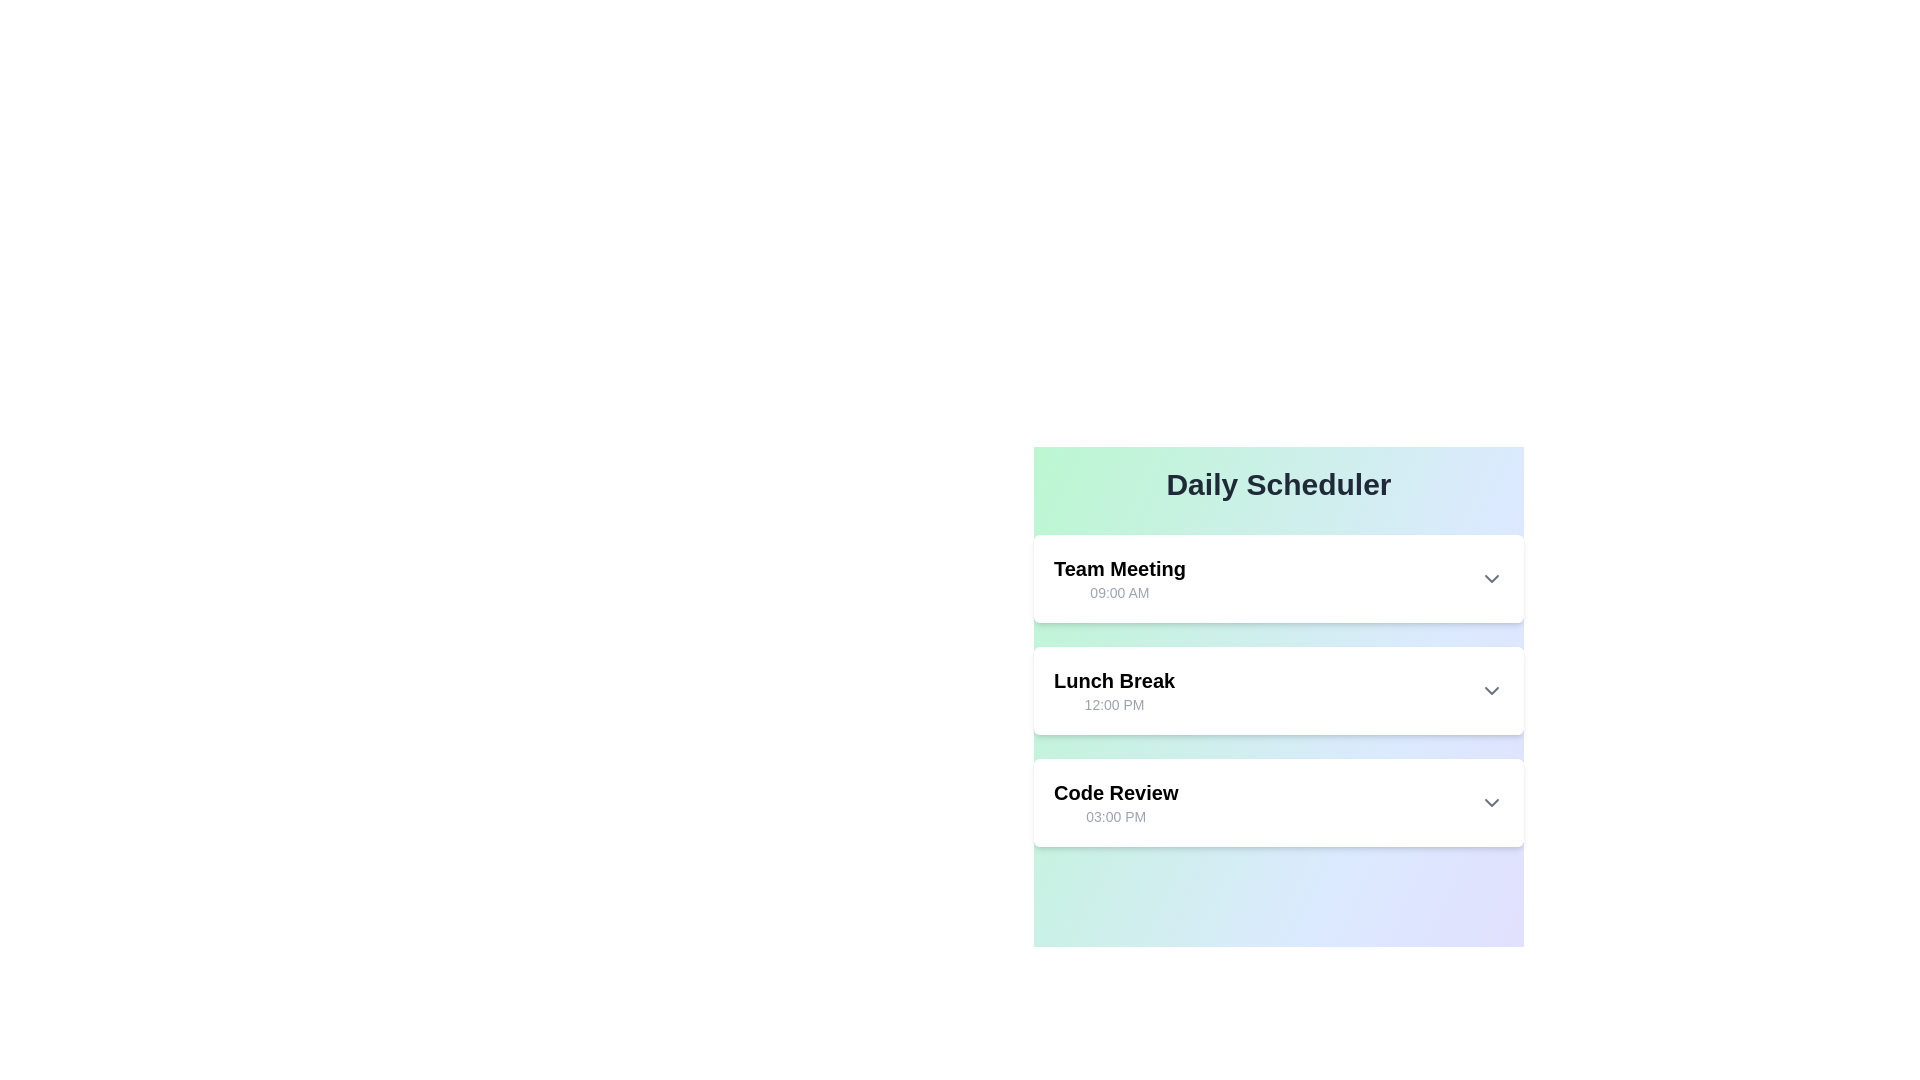 The width and height of the screenshot is (1920, 1080). What do you see at coordinates (1277, 801) in the screenshot?
I see `the scheduled event list item displaying 'Code Review' at '03:00 PM', which is the third item in the daily scheduler` at bounding box center [1277, 801].